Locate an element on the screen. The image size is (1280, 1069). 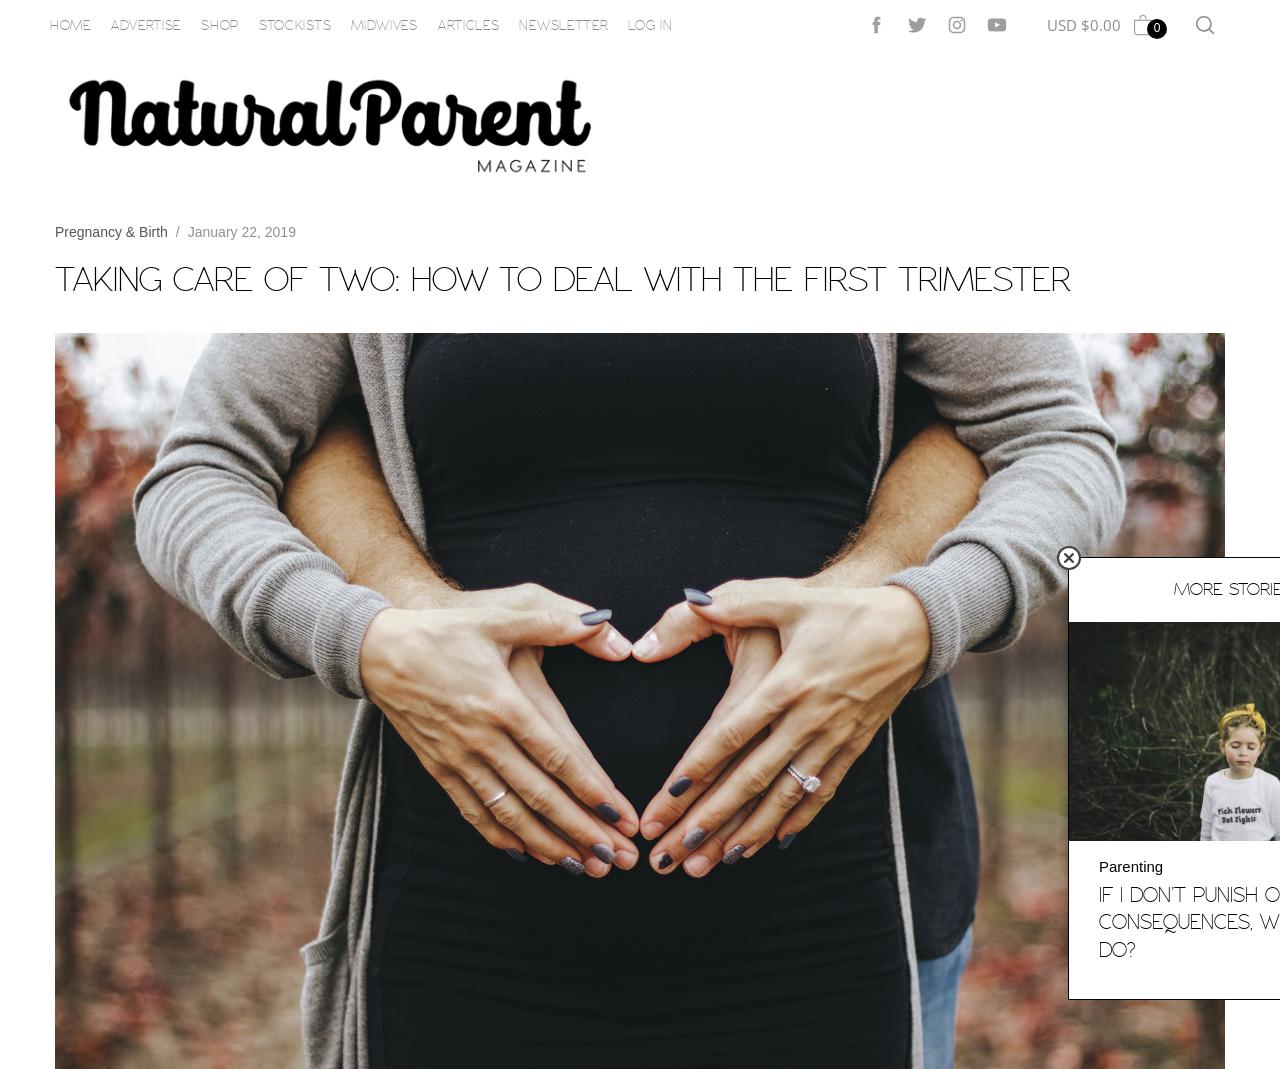
'0.00' is located at coordinates (1104, 23).